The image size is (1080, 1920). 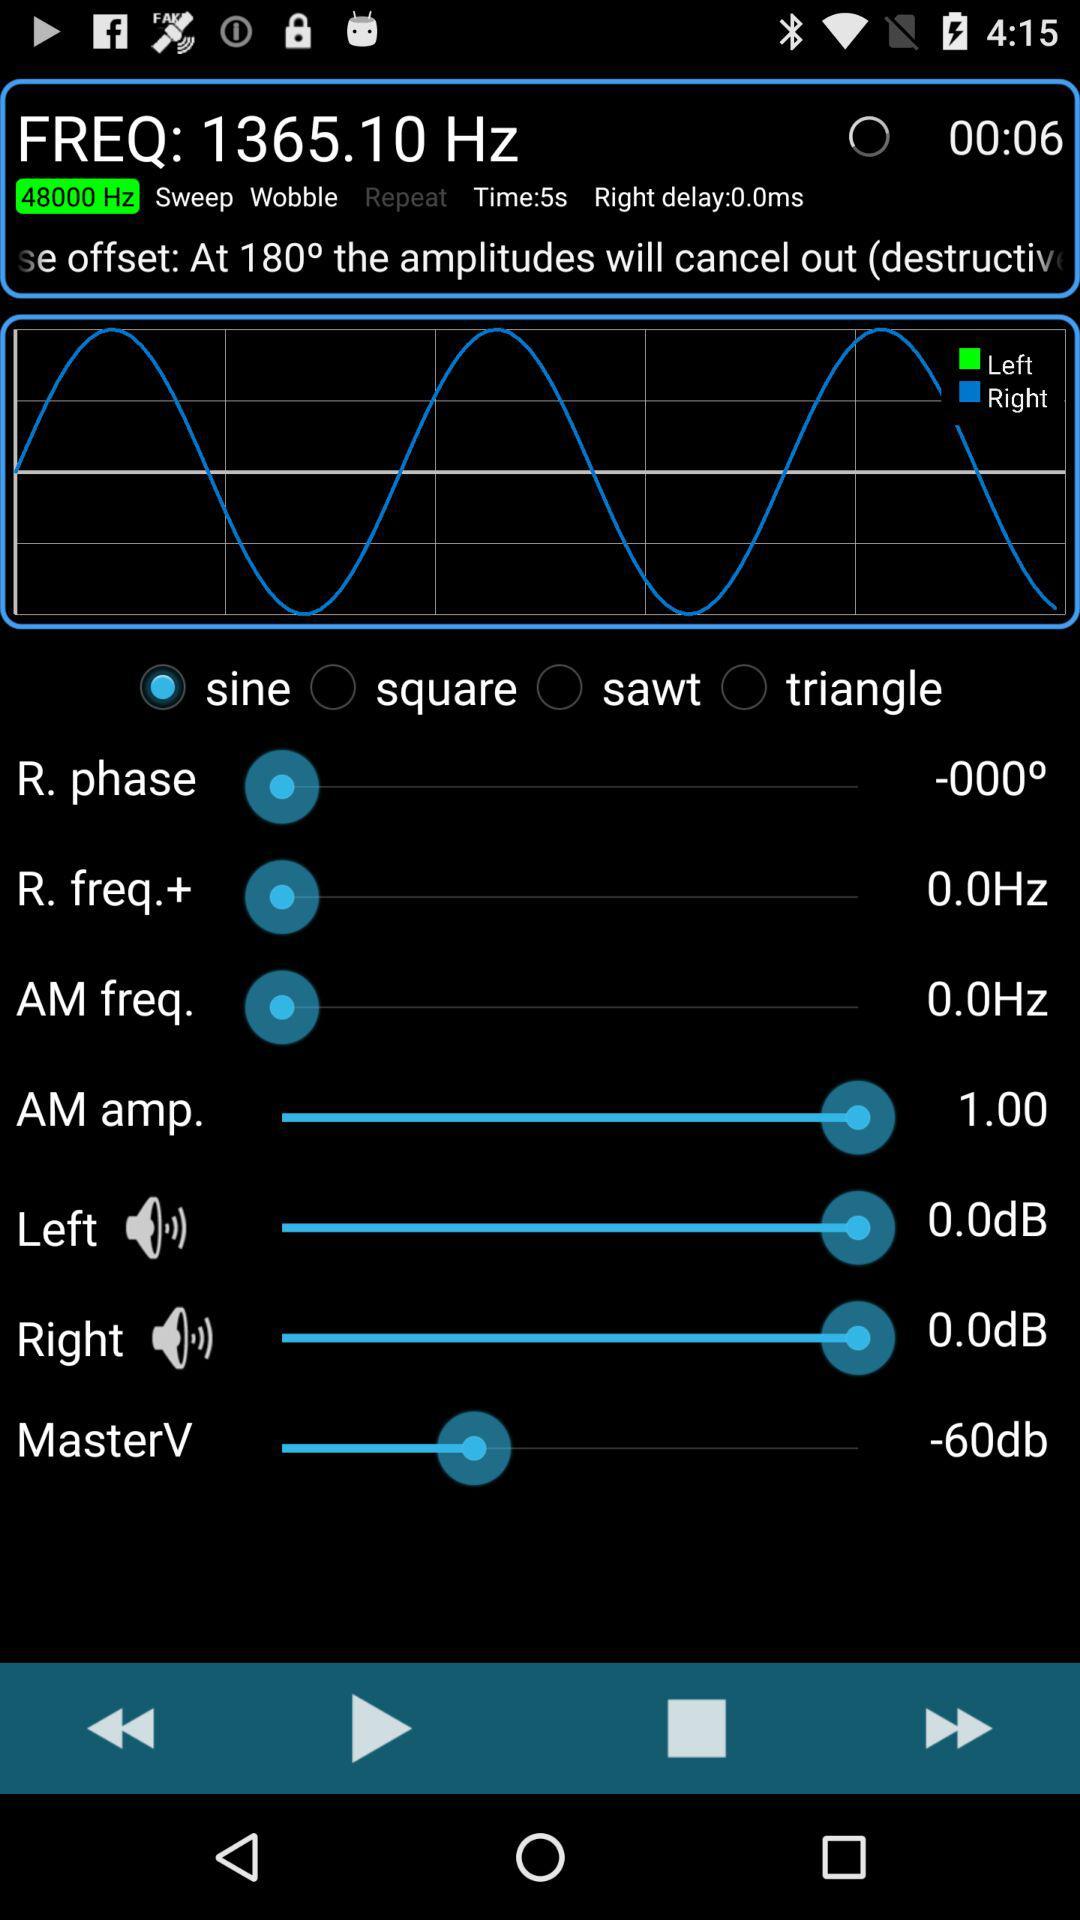 I want to click on the av_rewind icon, so click(x=120, y=1848).